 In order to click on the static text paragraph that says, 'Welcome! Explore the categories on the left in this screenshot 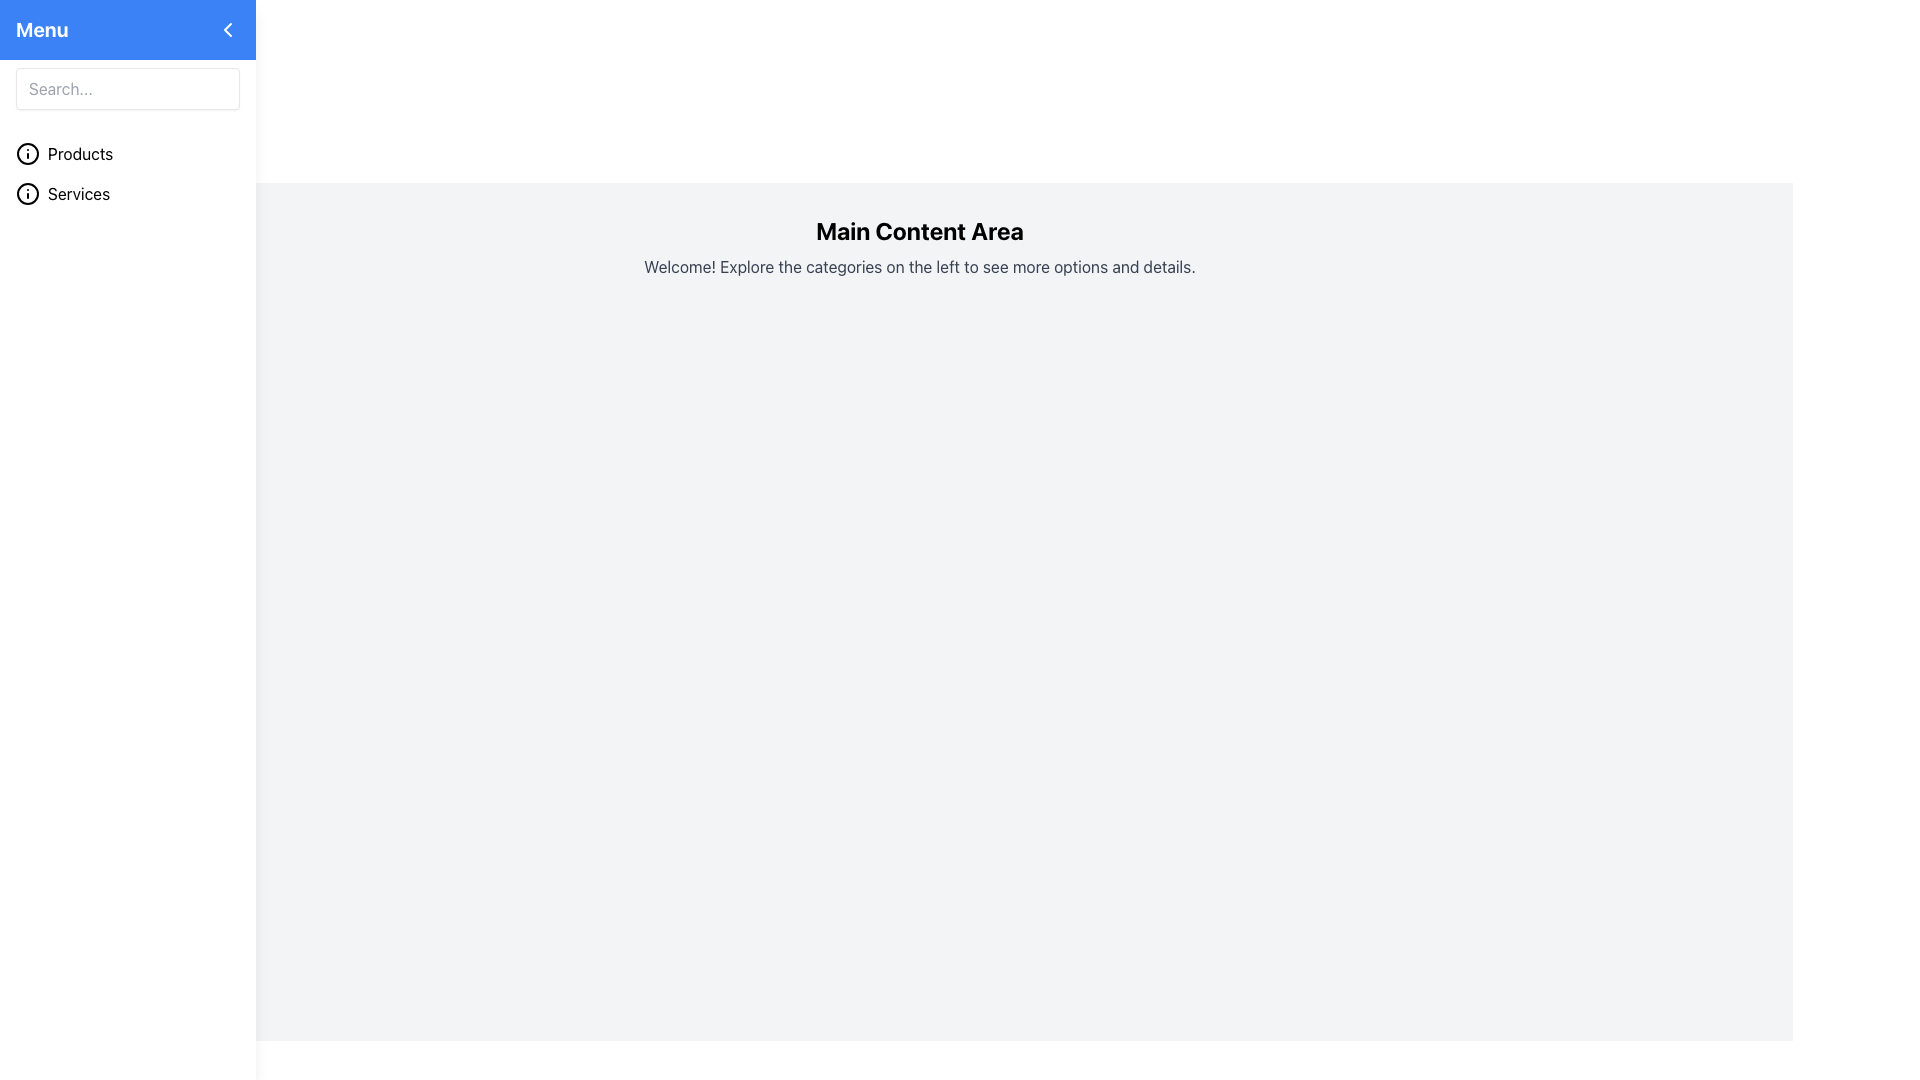, I will do `click(919, 265)`.